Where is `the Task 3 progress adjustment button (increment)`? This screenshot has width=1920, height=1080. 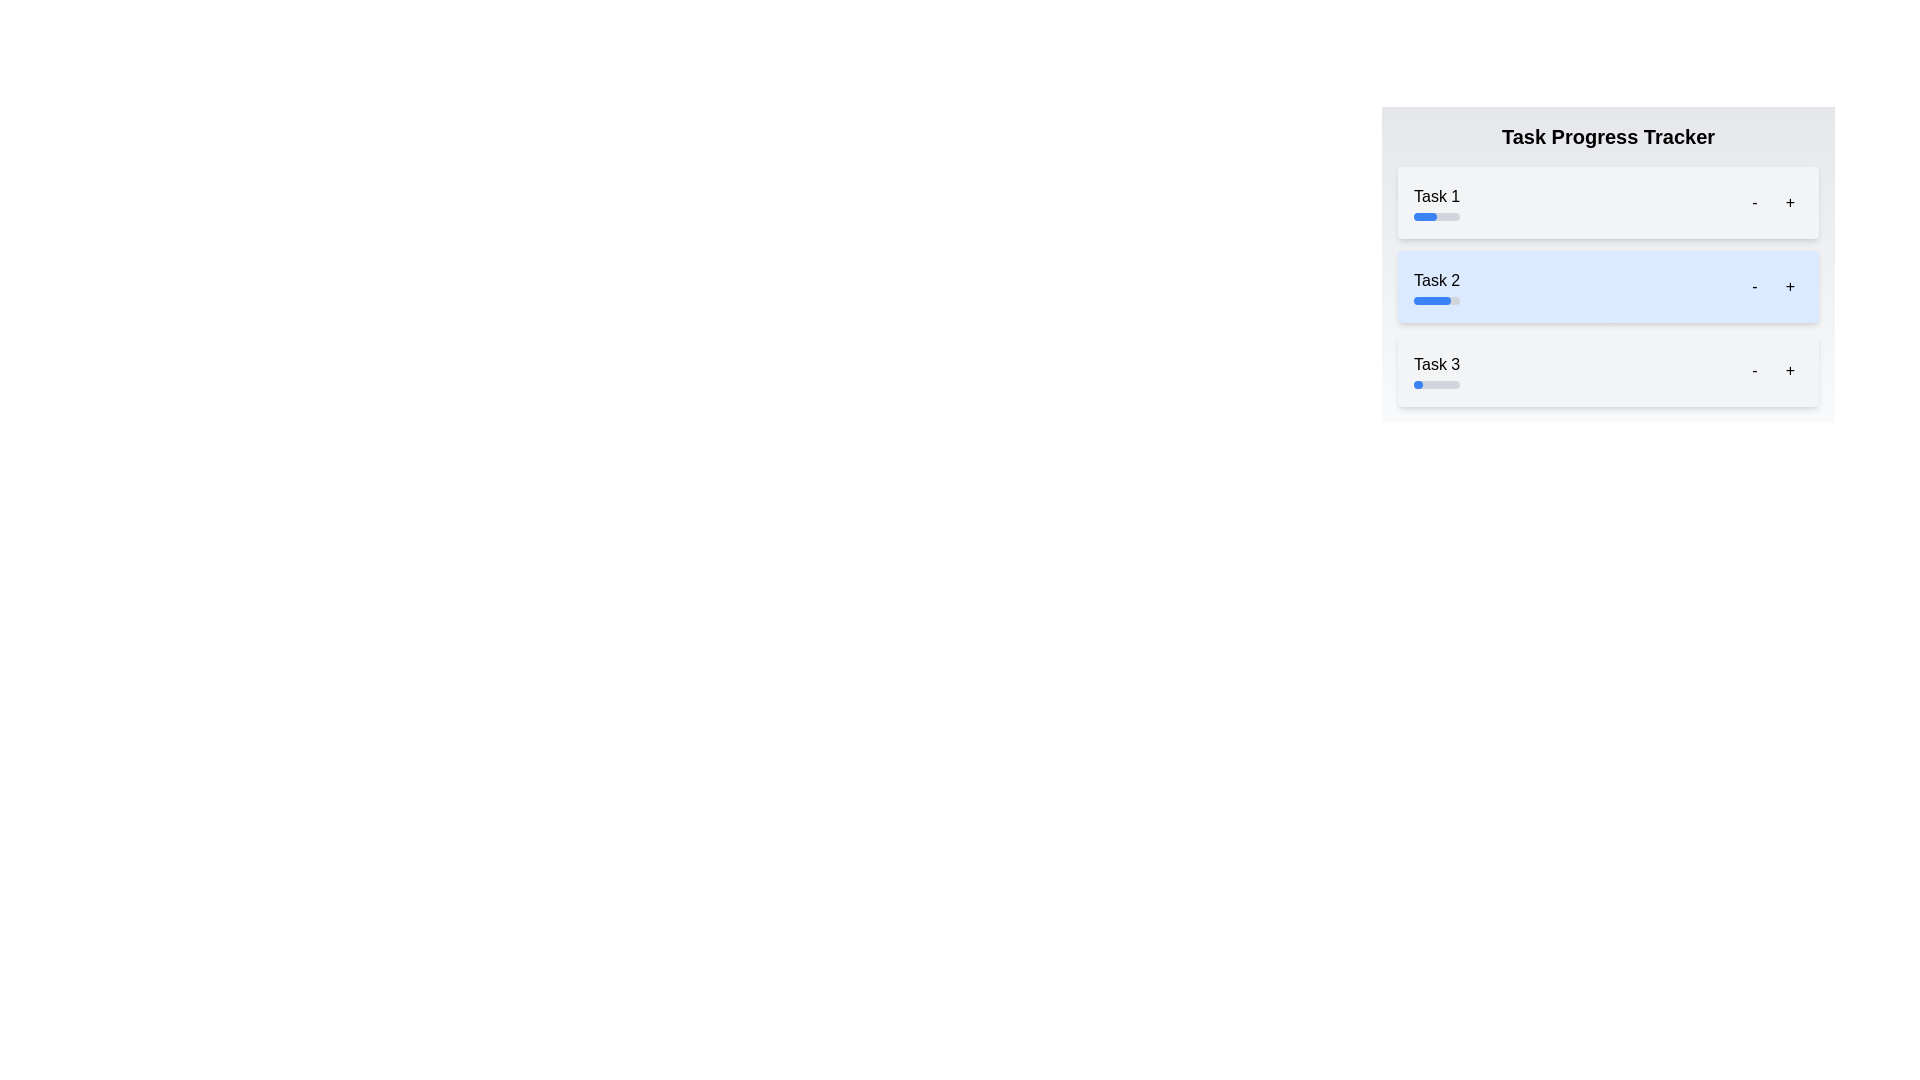
the Task 3 progress adjustment button (increment) is located at coordinates (1790, 370).